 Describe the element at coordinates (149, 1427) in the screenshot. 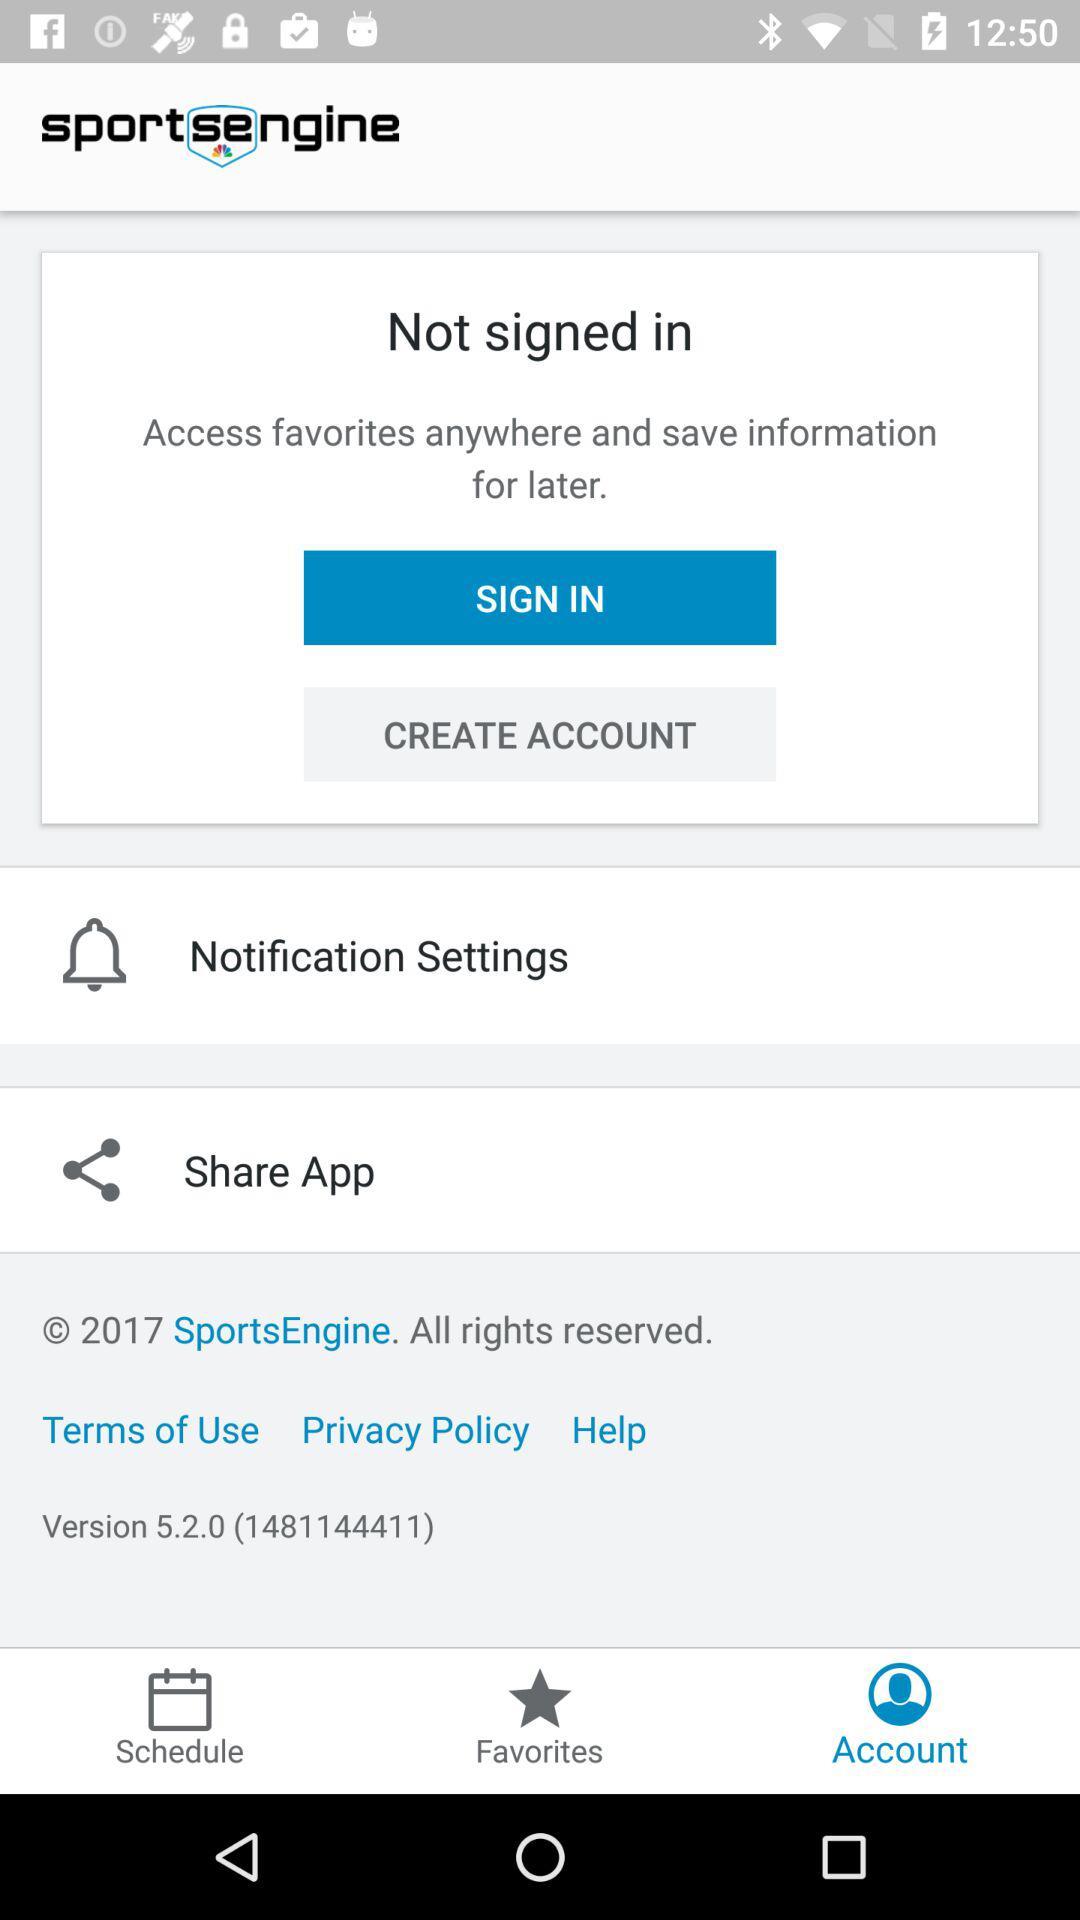

I see `the item below the 2017 sportsengine all icon` at that location.